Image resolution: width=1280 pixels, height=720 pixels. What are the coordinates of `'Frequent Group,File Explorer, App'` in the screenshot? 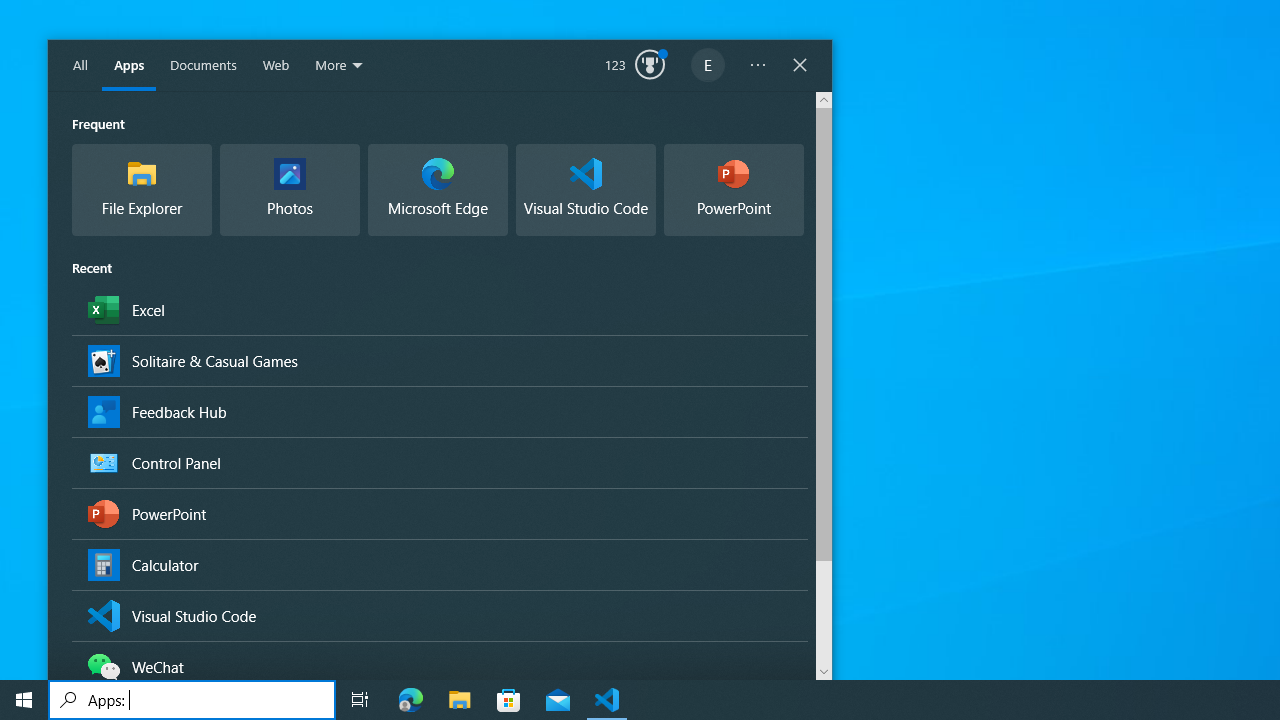 It's located at (141, 190).